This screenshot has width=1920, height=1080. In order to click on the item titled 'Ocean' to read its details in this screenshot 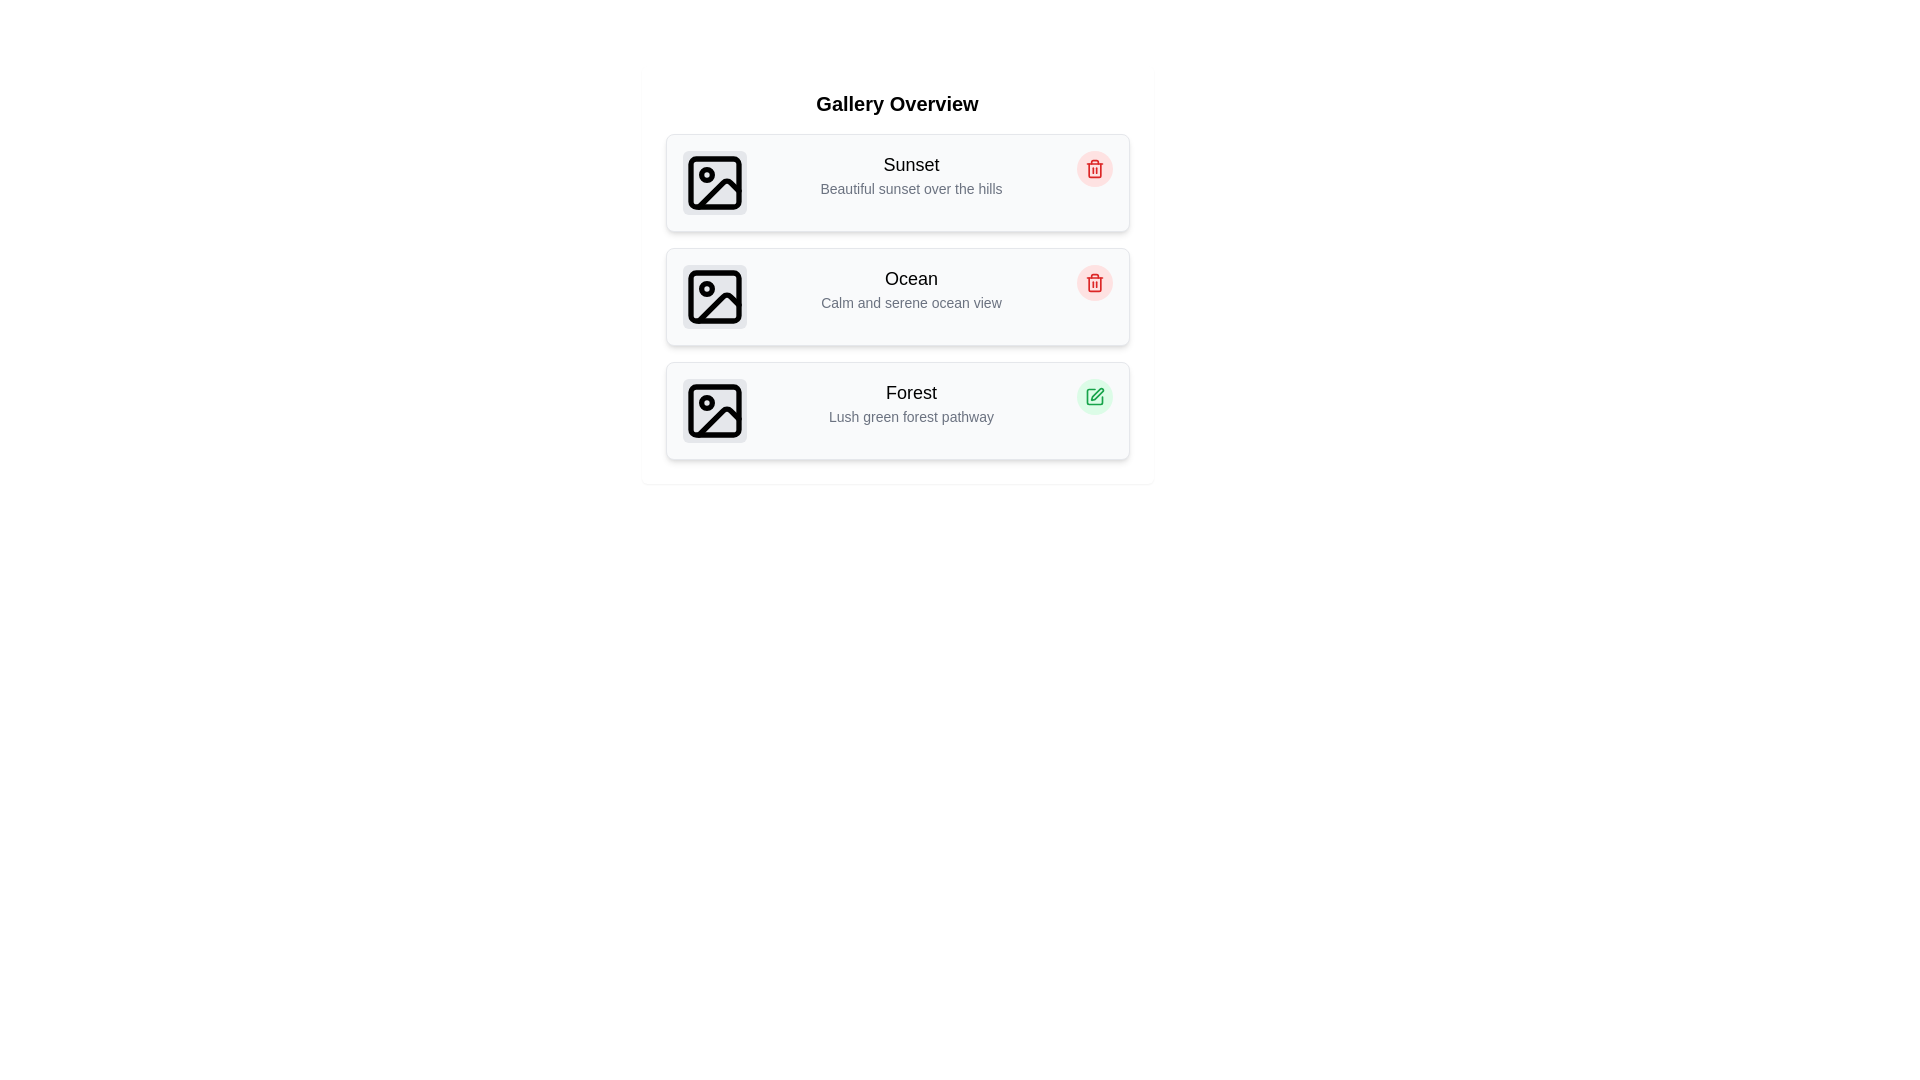, I will do `click(896, 297)`.